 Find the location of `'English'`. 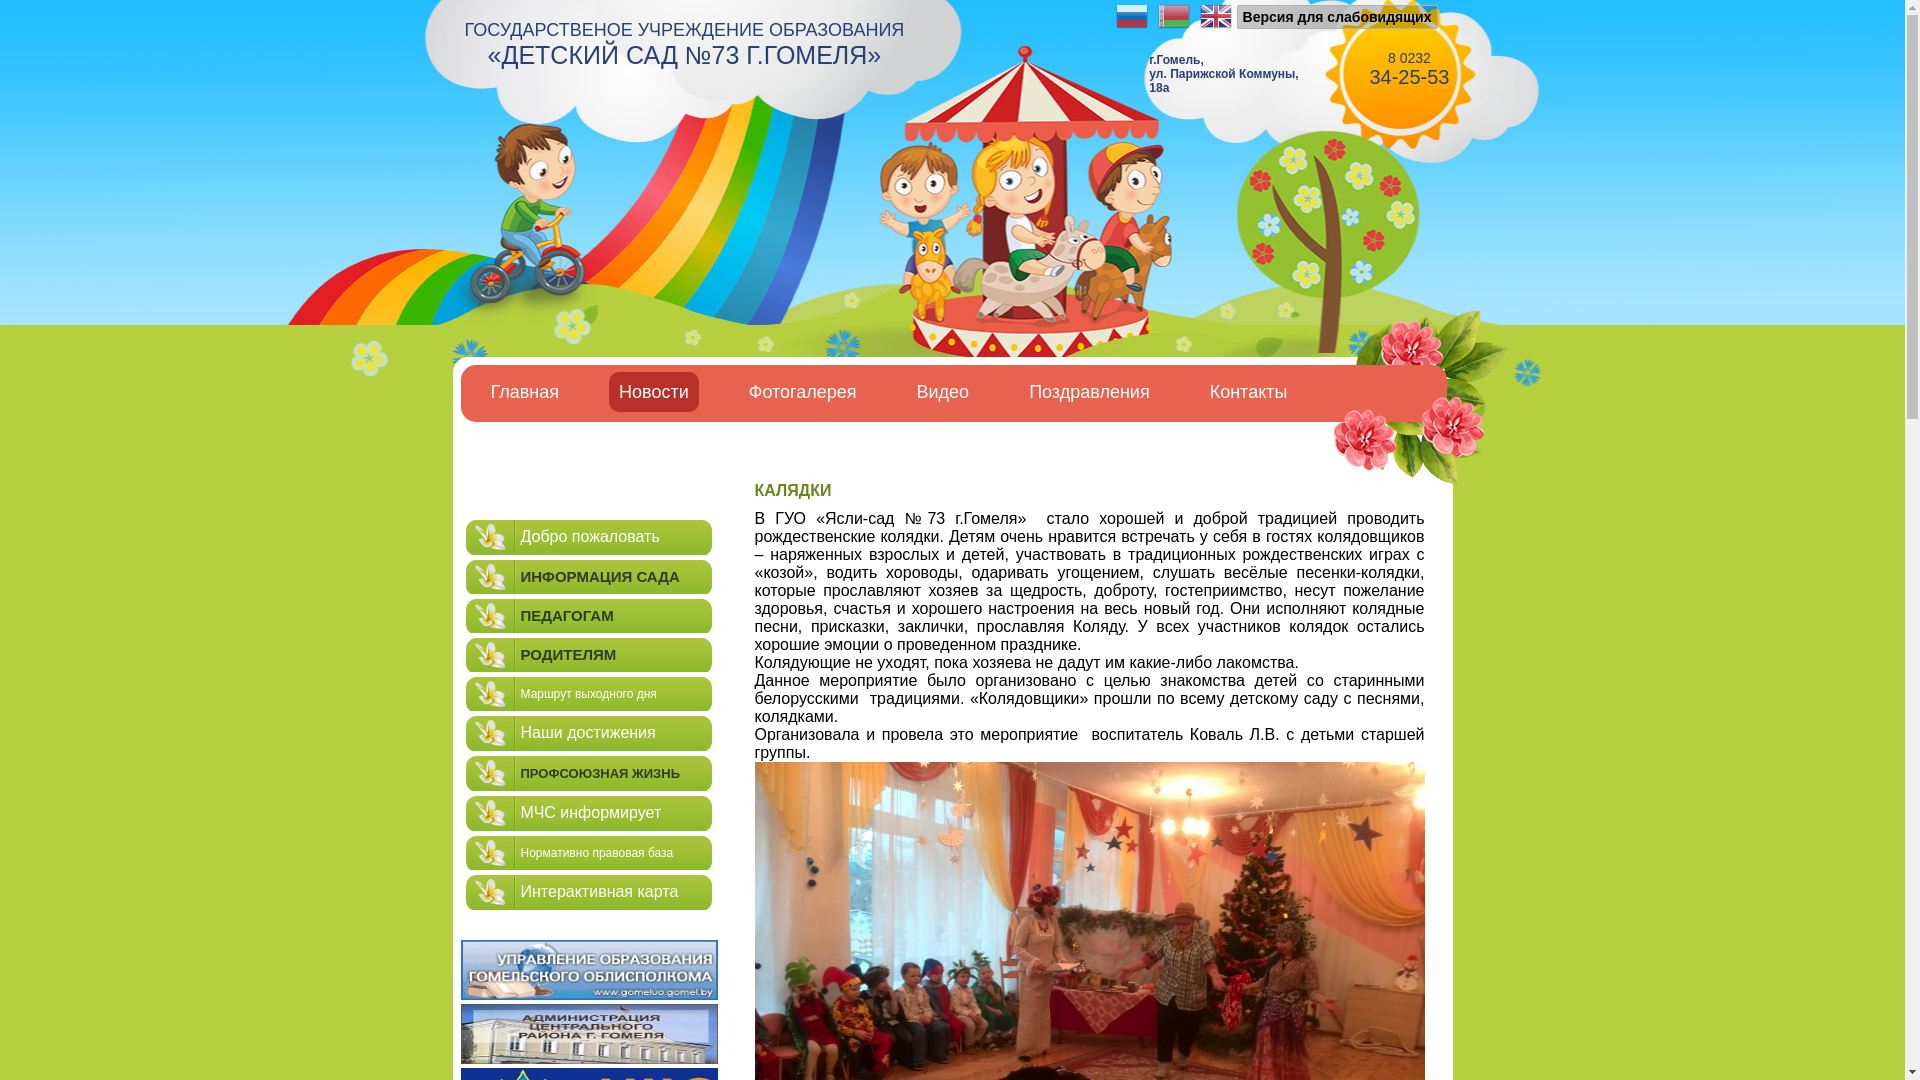

'English' is located at coordinates (1214, 15).